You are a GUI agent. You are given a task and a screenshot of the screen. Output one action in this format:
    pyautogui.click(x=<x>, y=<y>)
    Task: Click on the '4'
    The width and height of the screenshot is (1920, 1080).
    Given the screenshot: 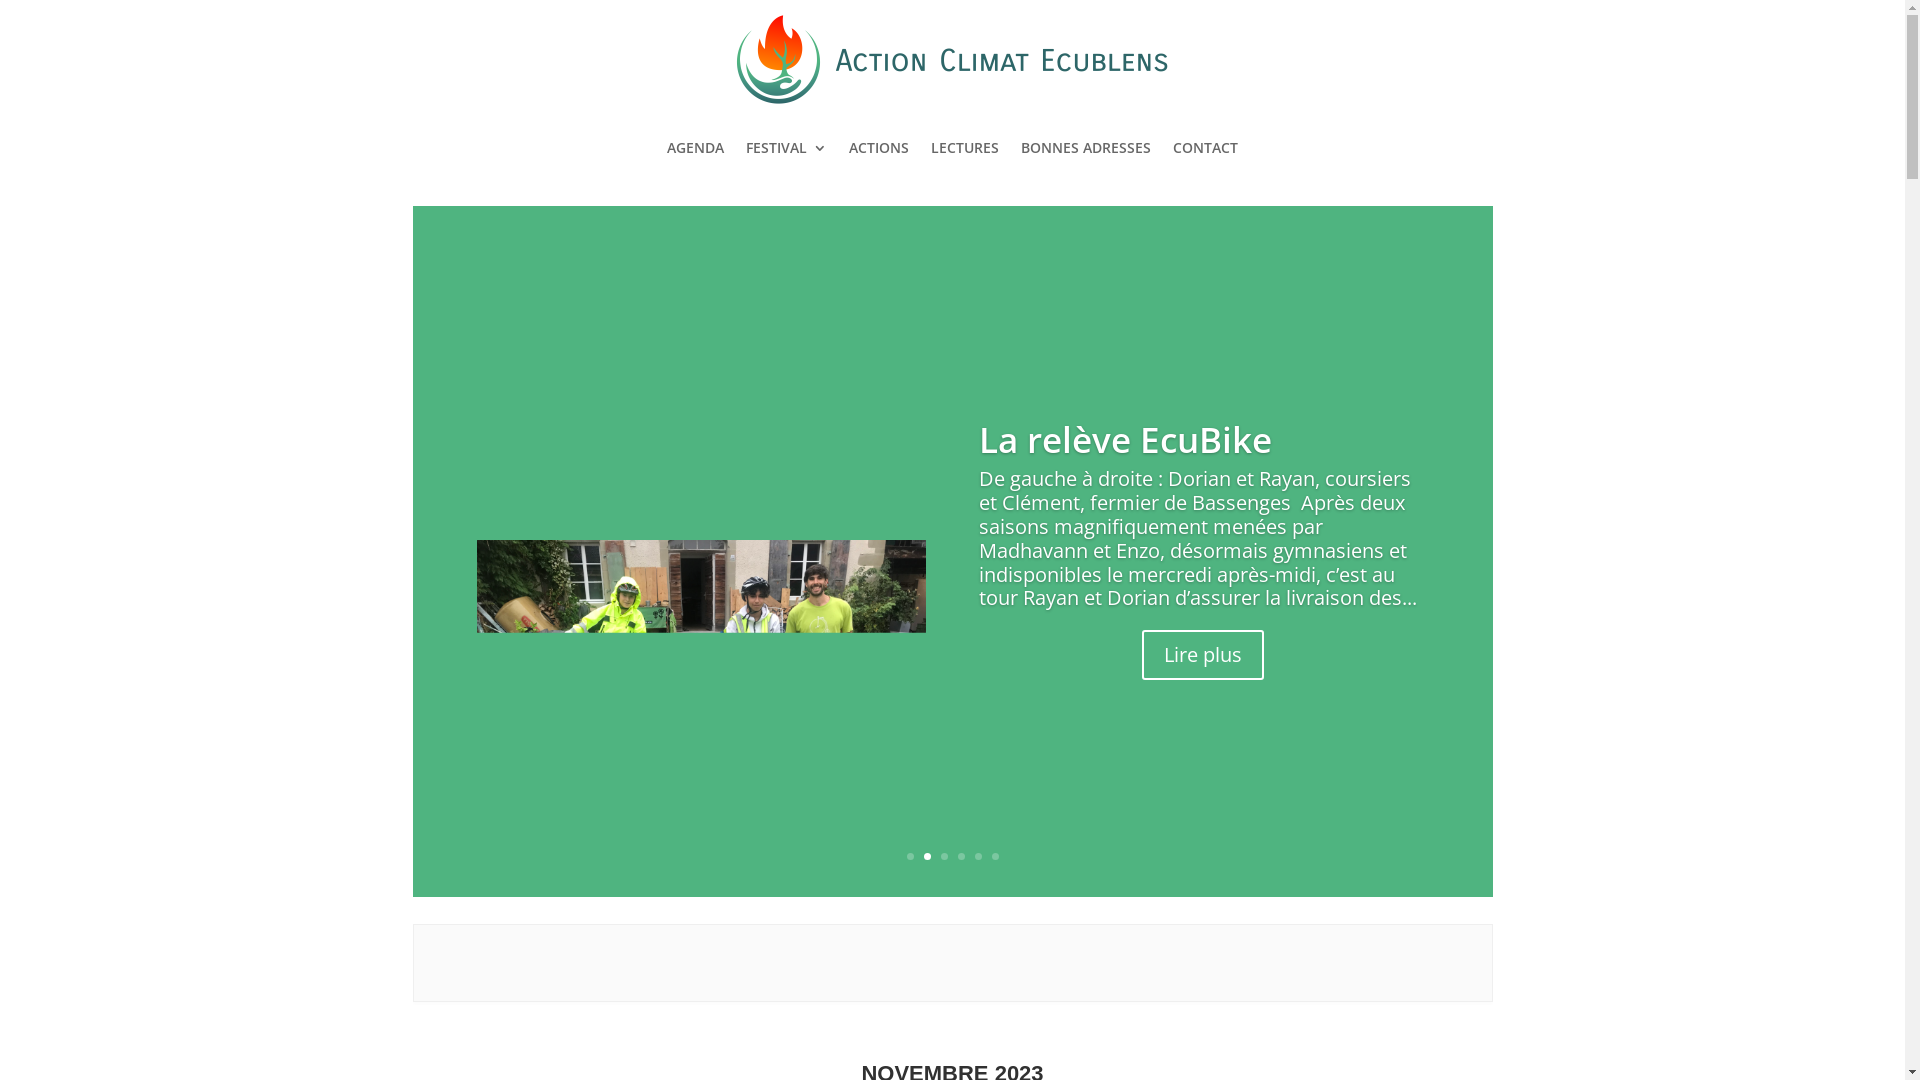 What is the action you would take?
    pyautogui.click(x=957, y=855)
    